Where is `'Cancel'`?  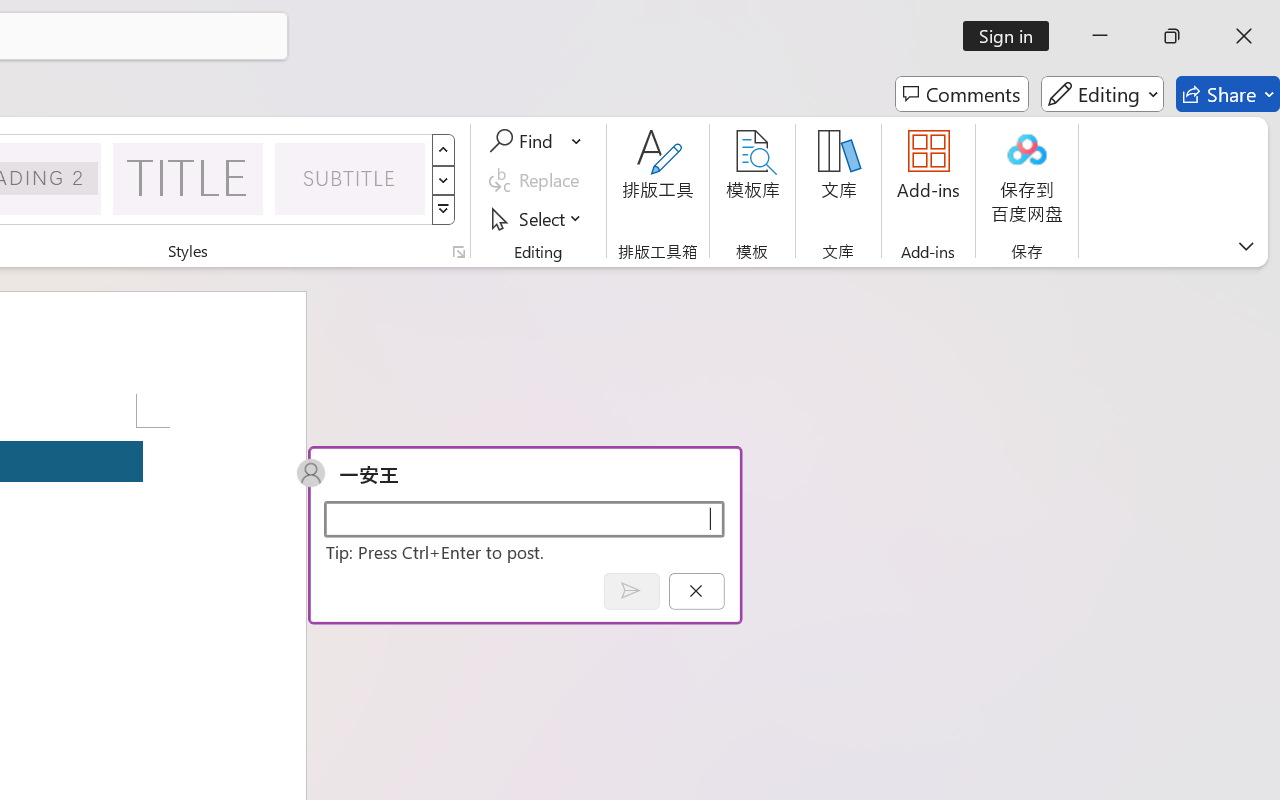
'Cancel' is located at coordinates (696, 590).